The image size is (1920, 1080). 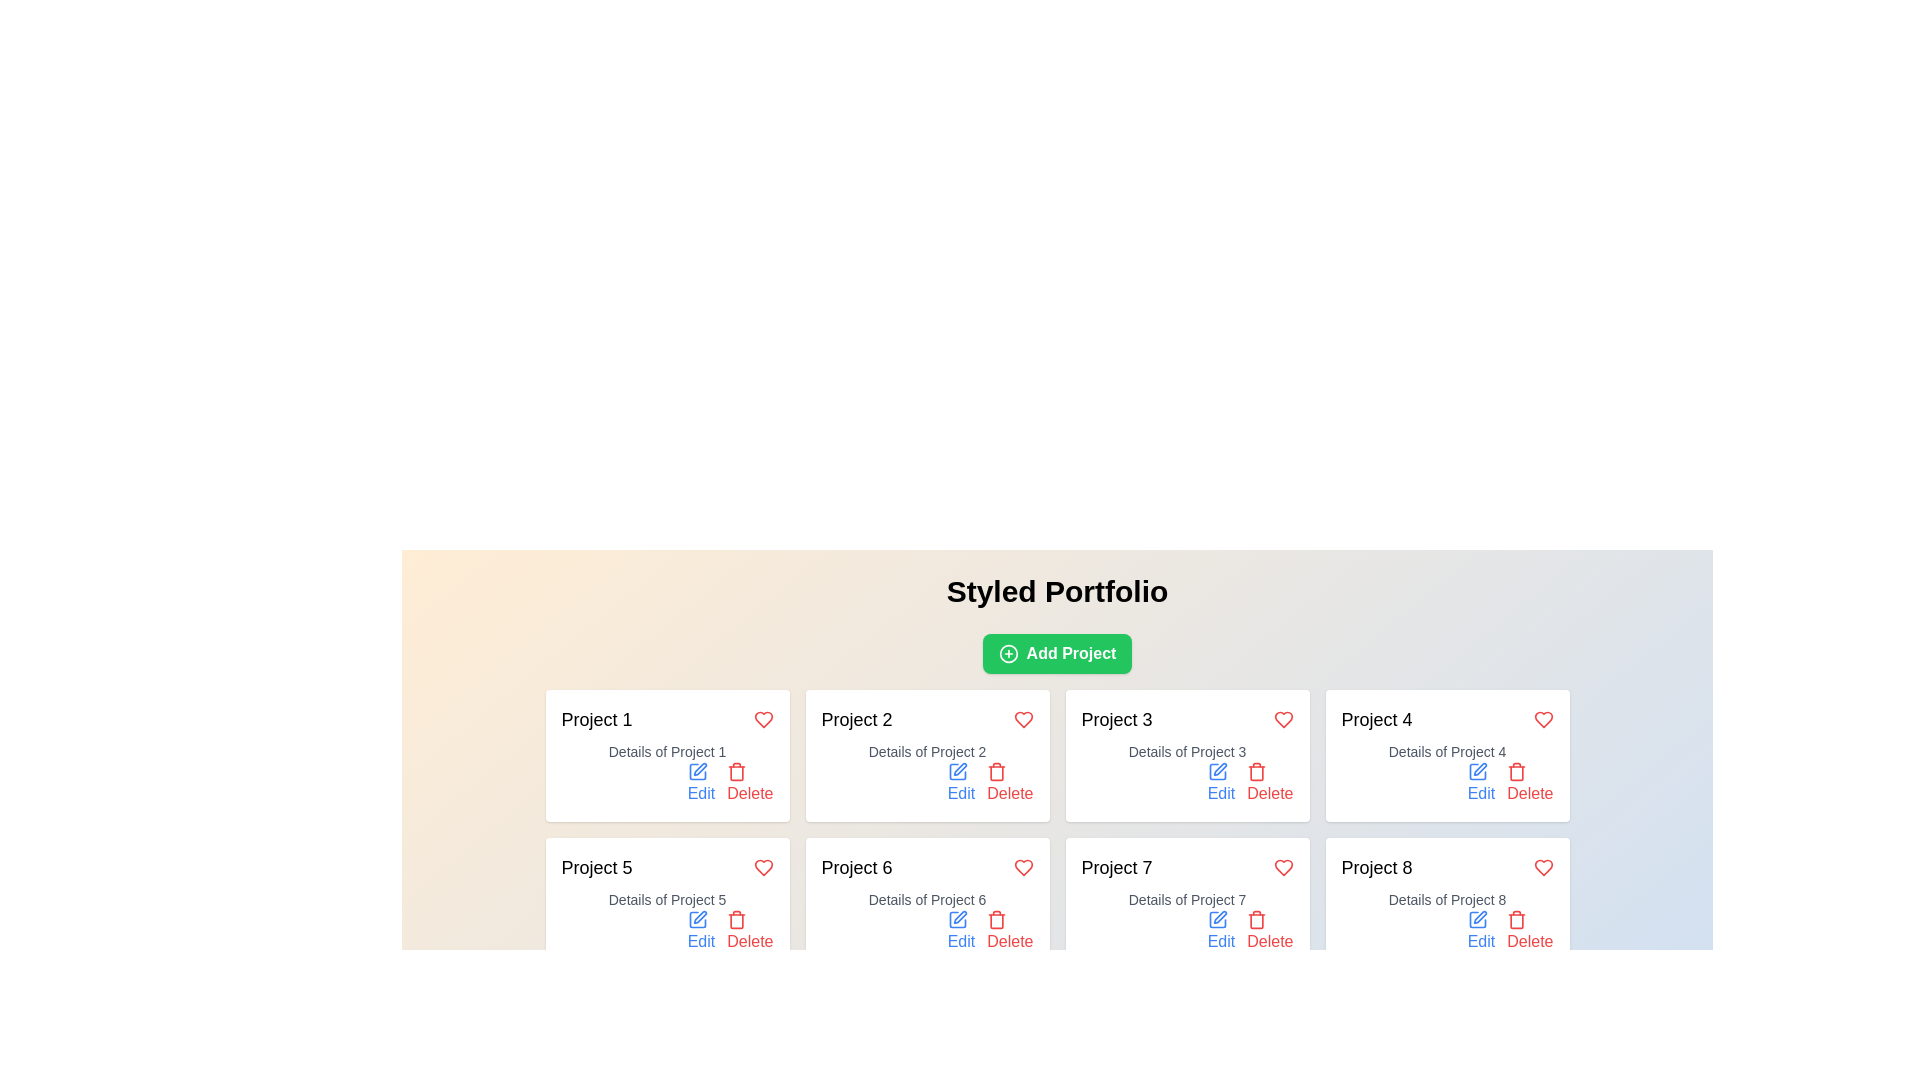 I want to click on the editing tool/icon located within the 'Edit' button of the 'Project 7' card, positioned in the sixth slot among visible cards, so click(x=1216, y=920).